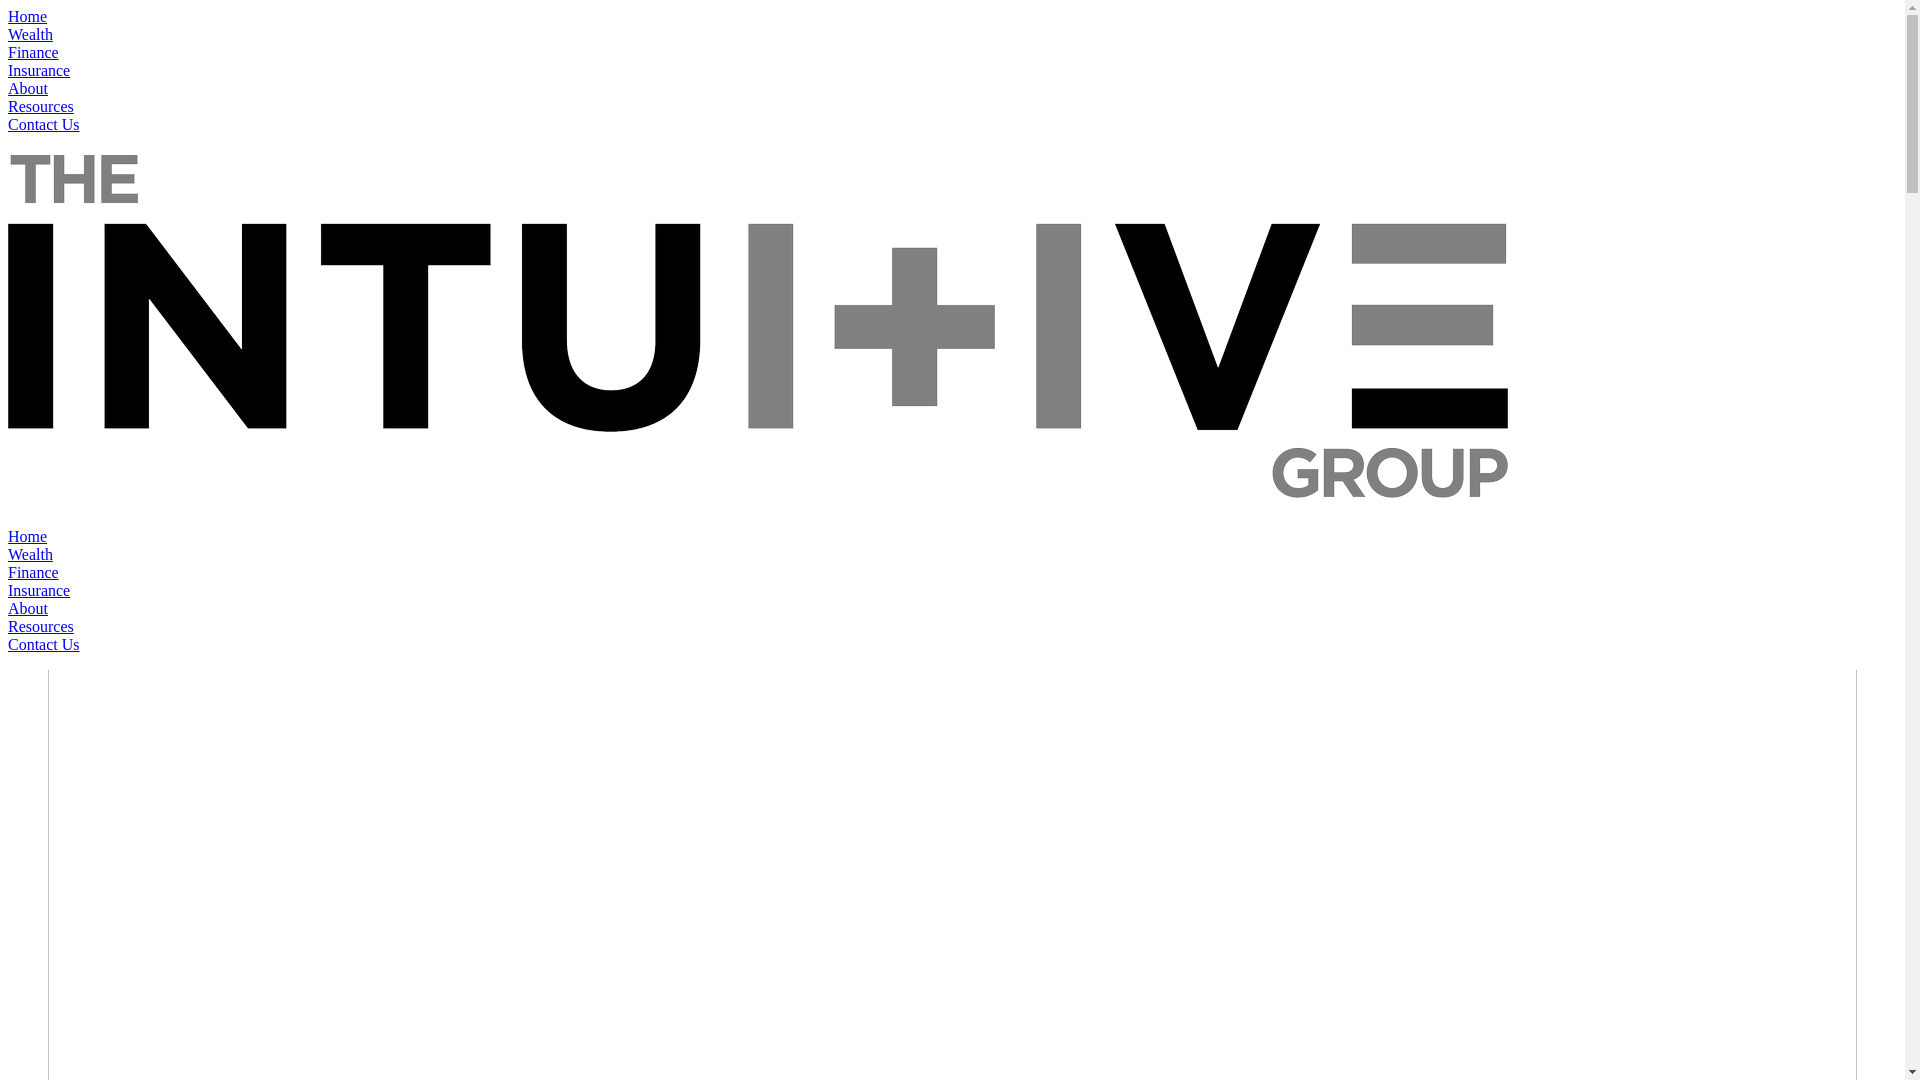 The image size is (1920, 1080). What do you see at coordinates (8, 535) in the screenshot?
I see `'Home'` at bounding box center [8, 535].